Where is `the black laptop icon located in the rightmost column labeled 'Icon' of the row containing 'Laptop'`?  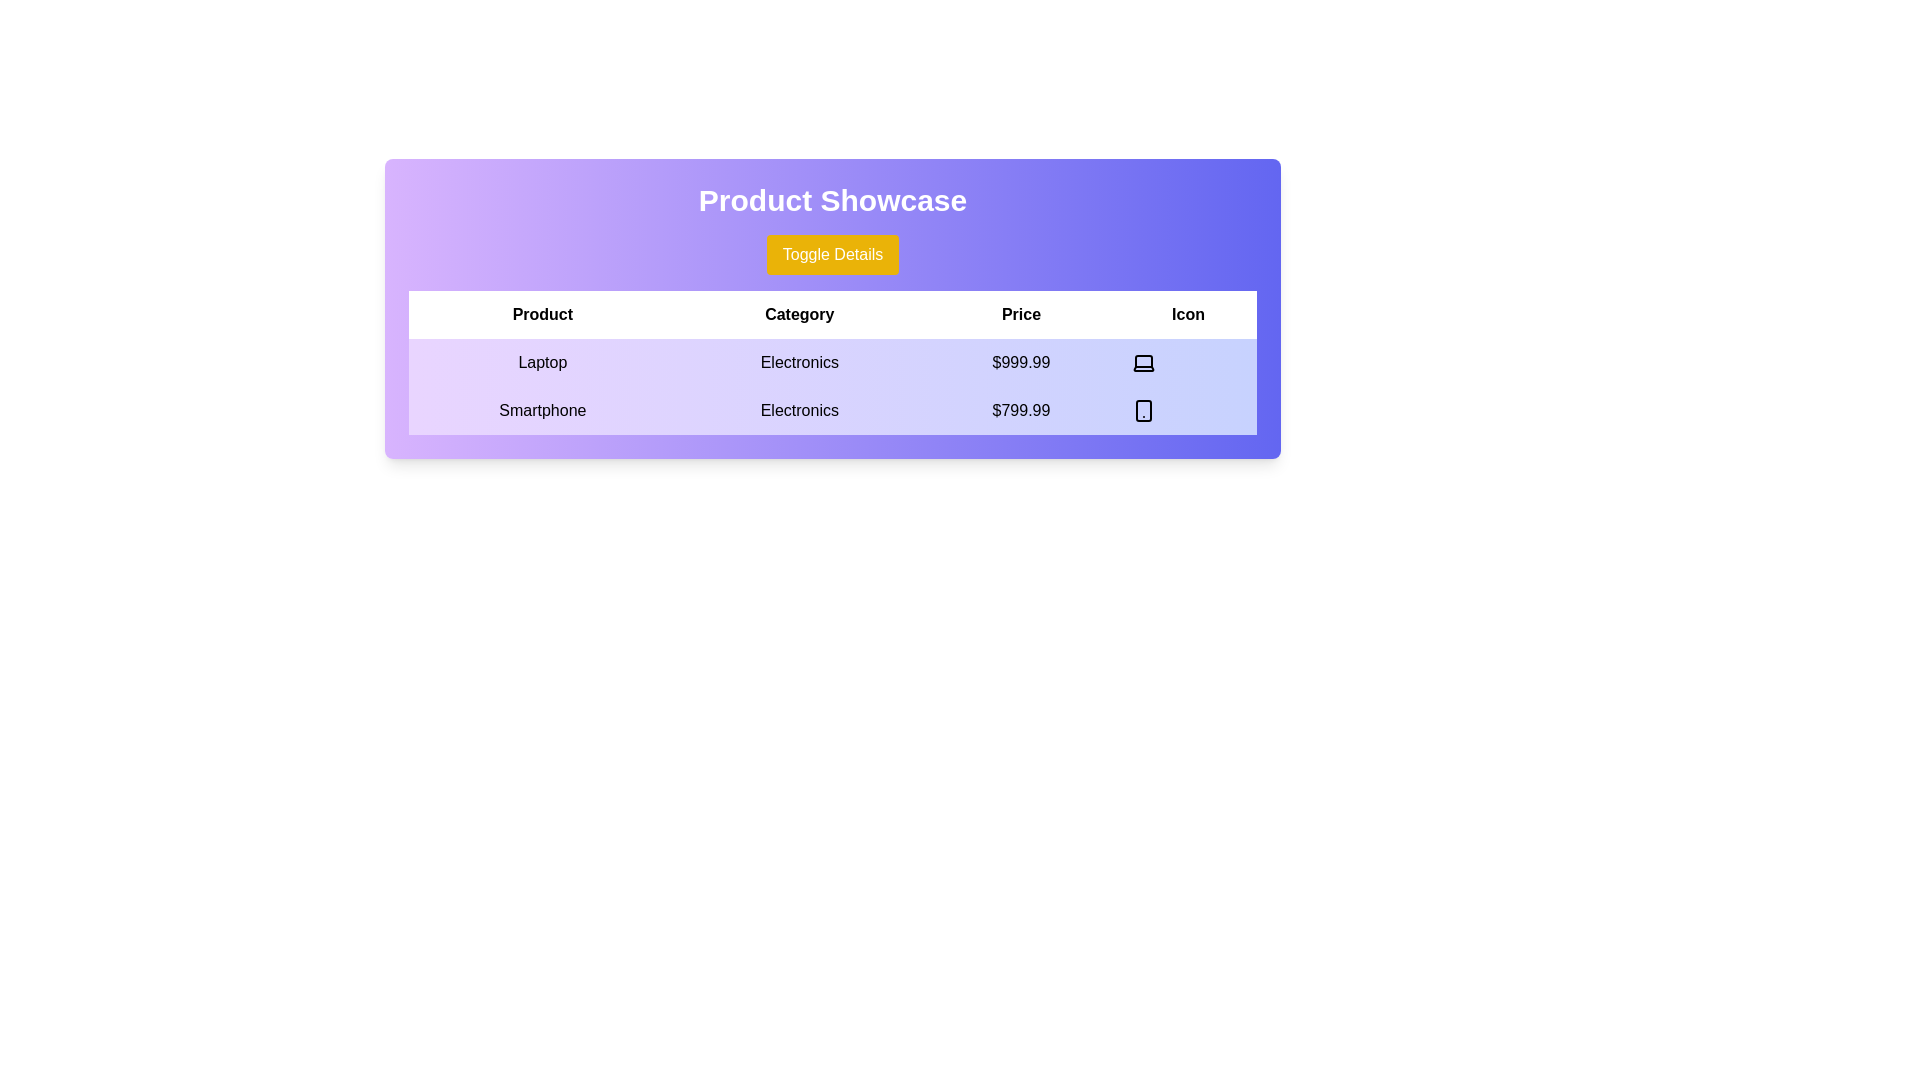 the black laptop icon located in the rightmost column labeled 'Icon' of the row containing 'Laptop' is located at coordinates (1143, 362).